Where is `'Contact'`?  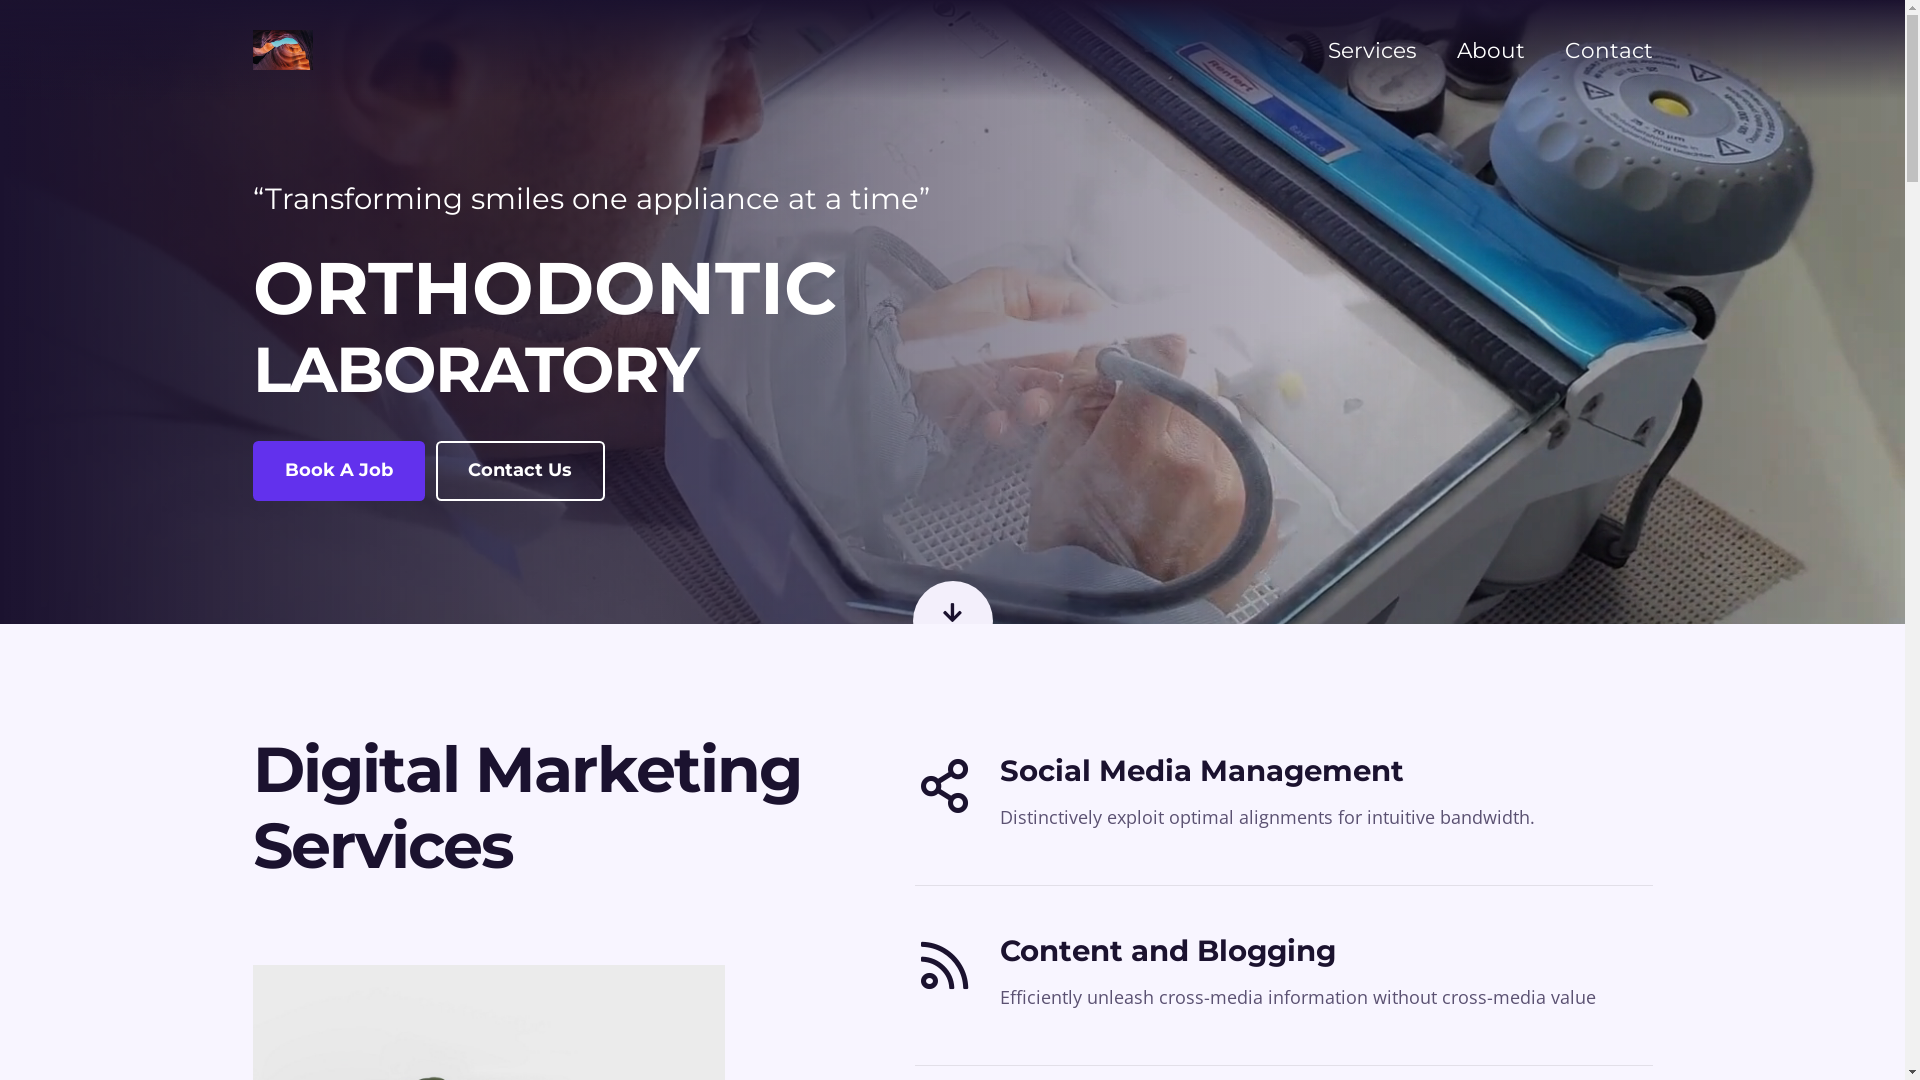 'Contact' is located at coordinates (1608, 49).